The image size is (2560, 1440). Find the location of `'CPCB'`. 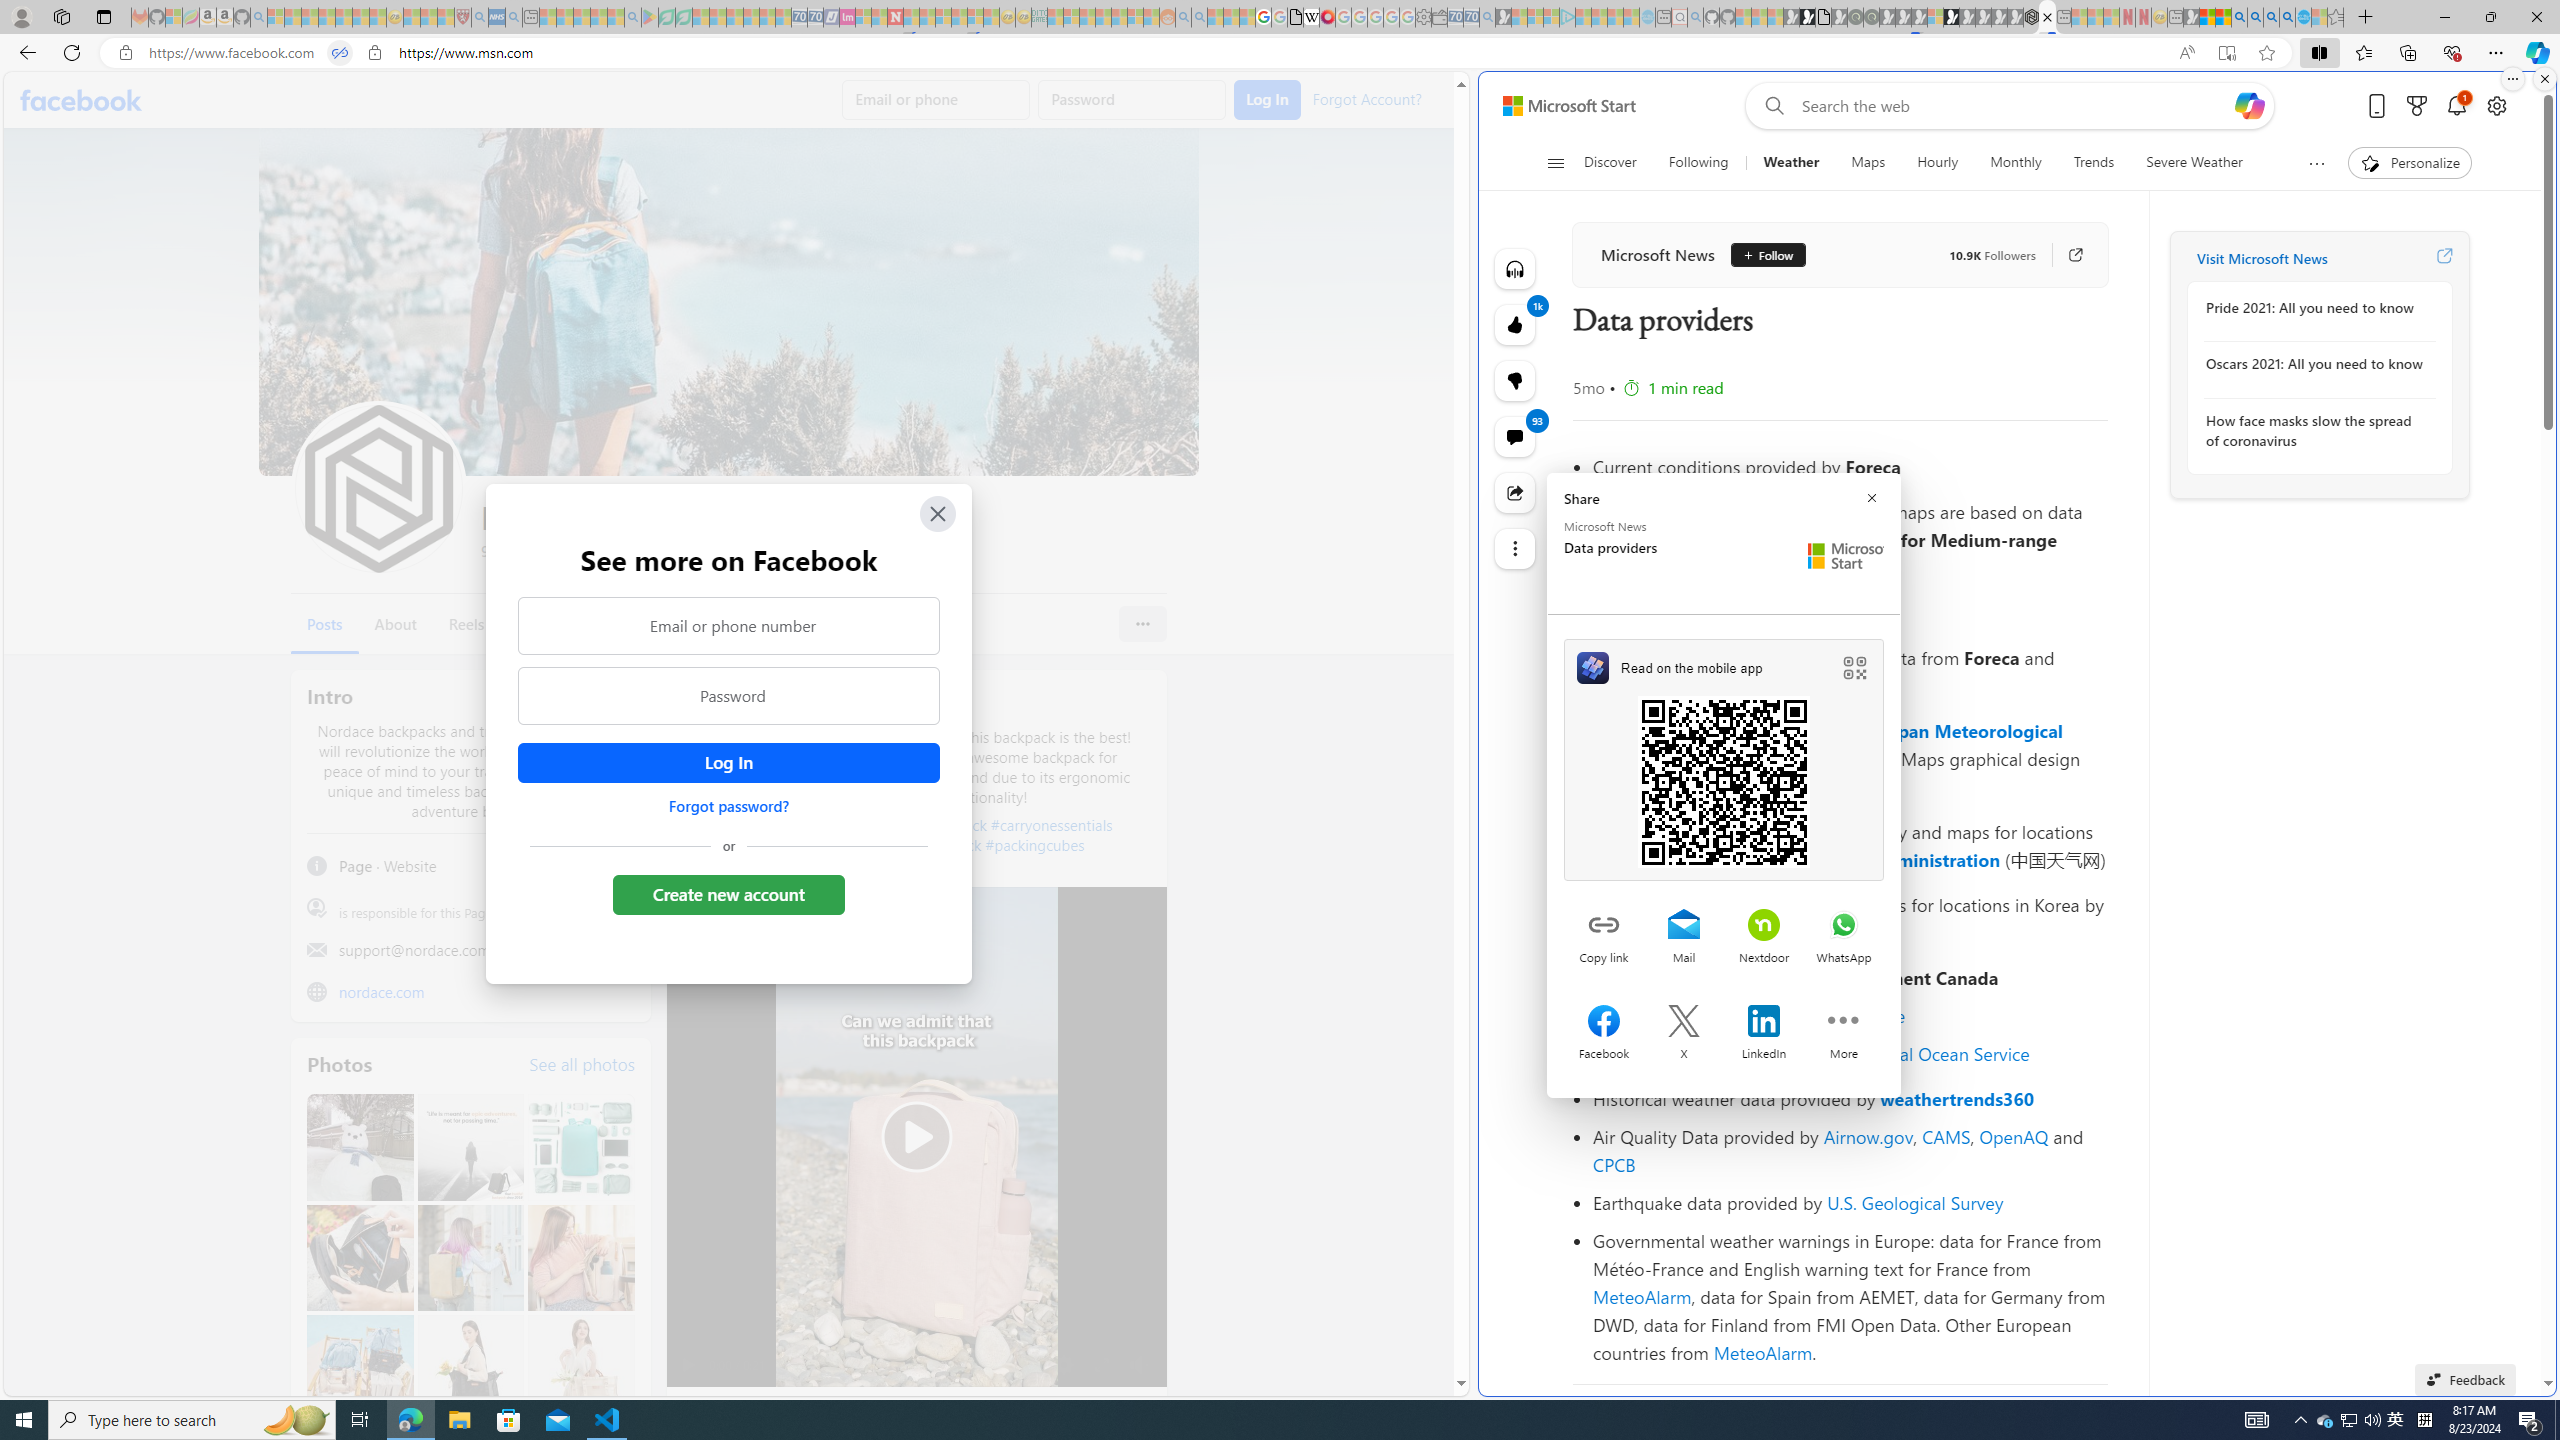

'CPCB' is located at coordinates (1614, 1164).